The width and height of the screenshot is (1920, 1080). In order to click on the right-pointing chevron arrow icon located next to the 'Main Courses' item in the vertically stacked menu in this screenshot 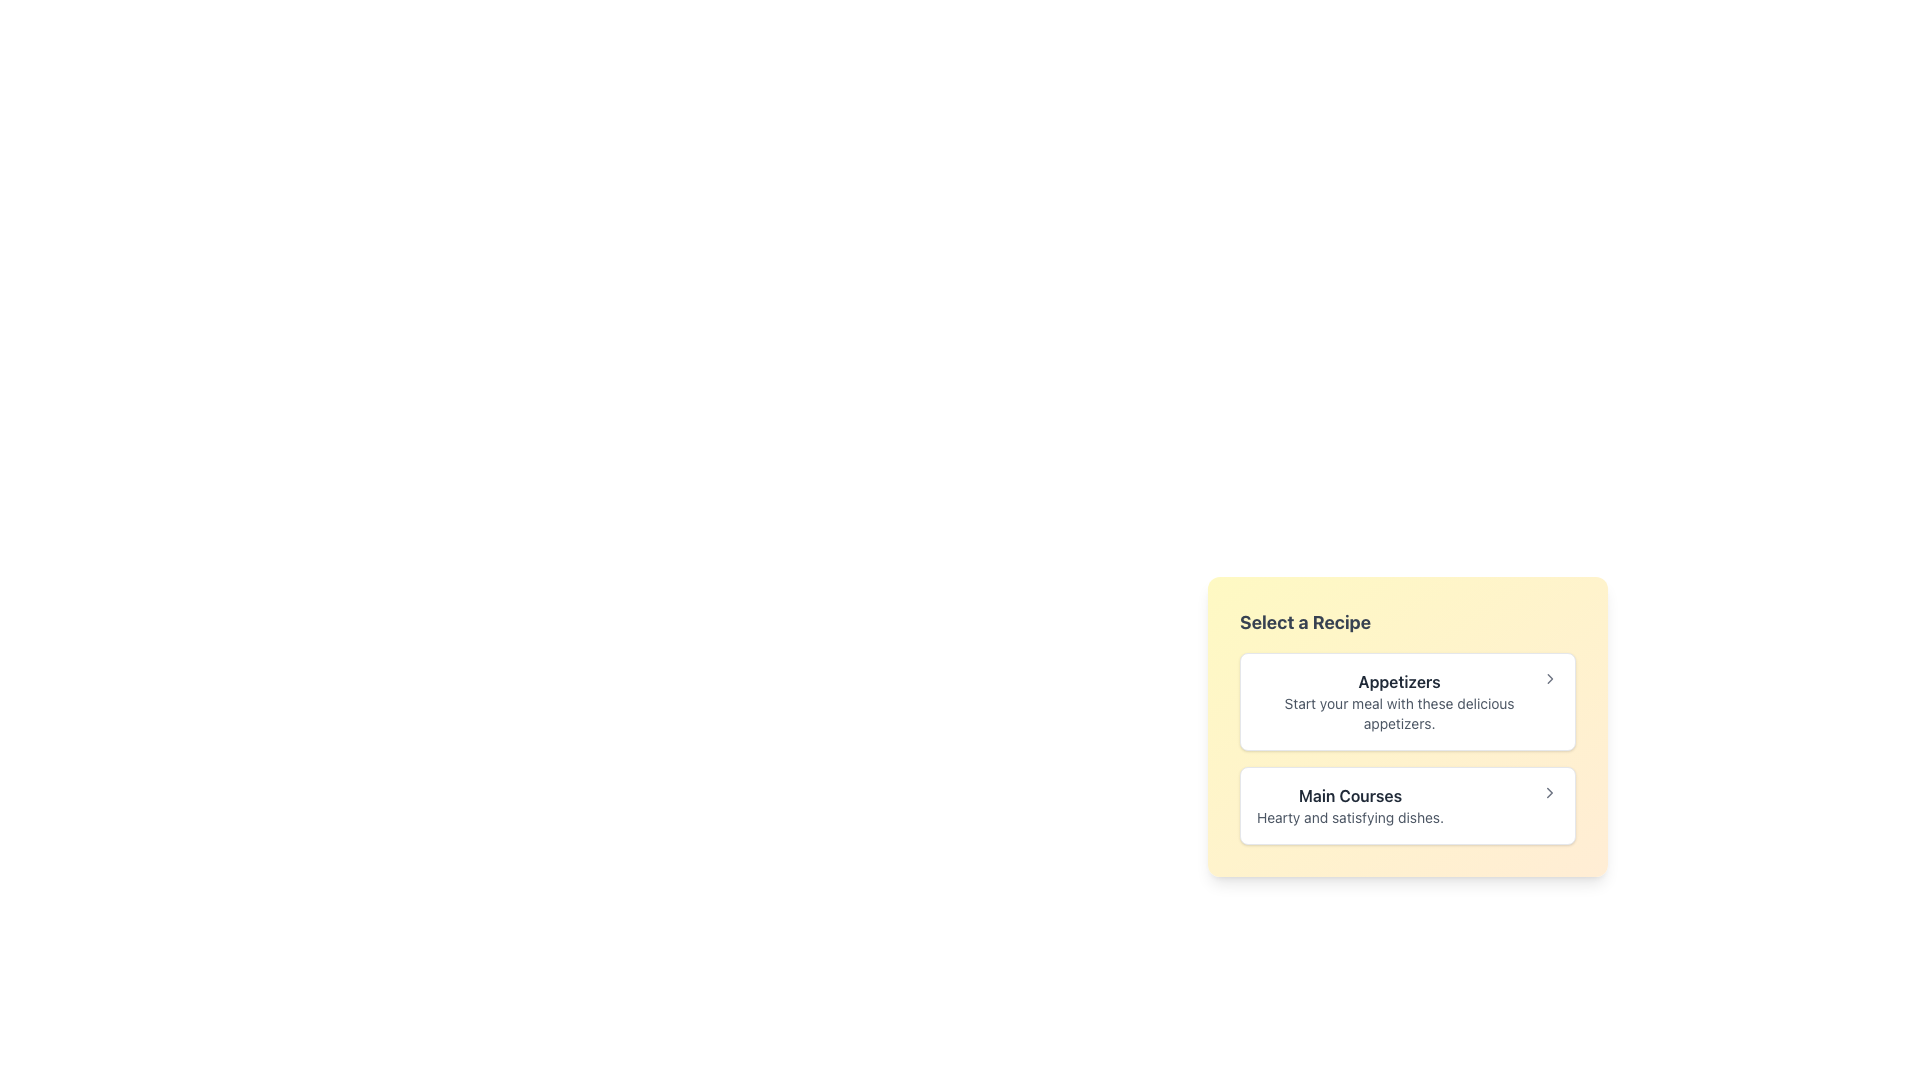, I will do `click(1549, 792)`.